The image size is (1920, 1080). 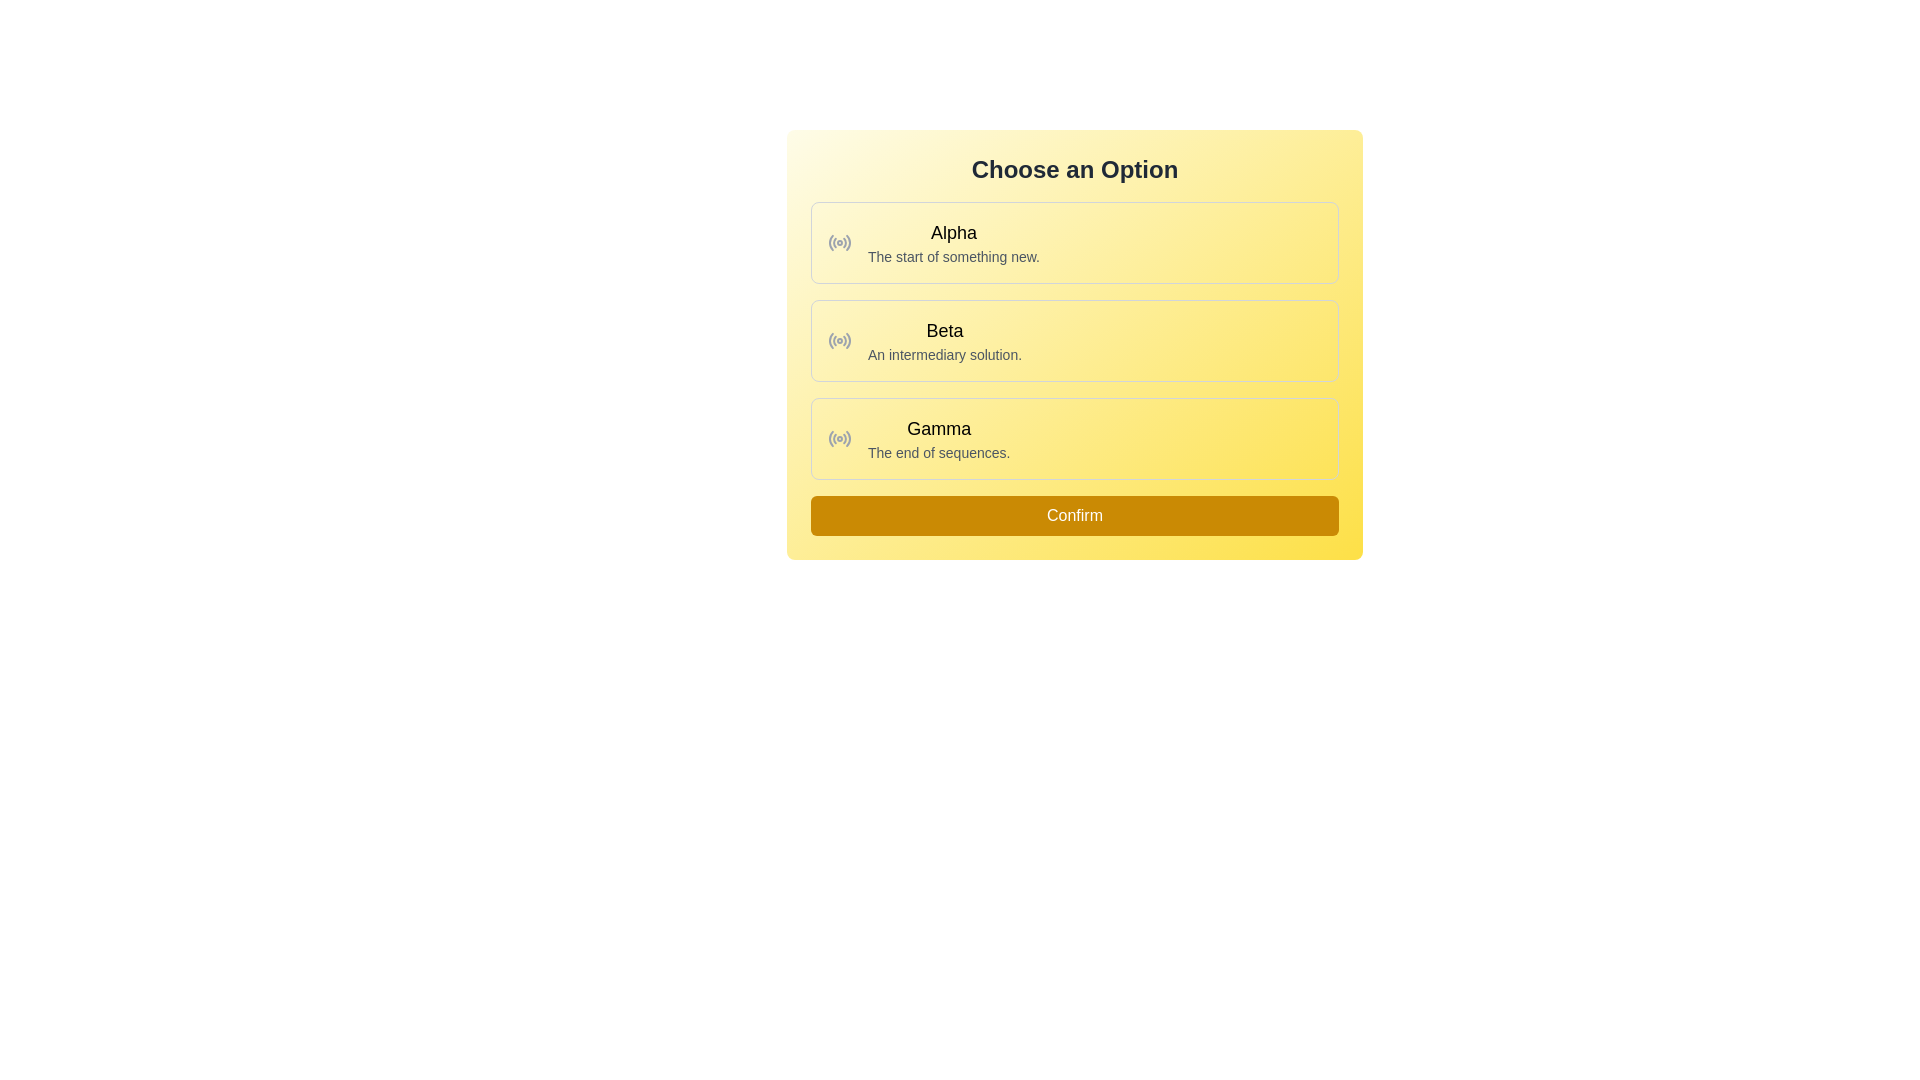 What do you see at coordinates (1074, 343) in the screenshot?
I see `the radio button next to the 'Beta' option in the selectable list` at bounding box center [1074, 343].